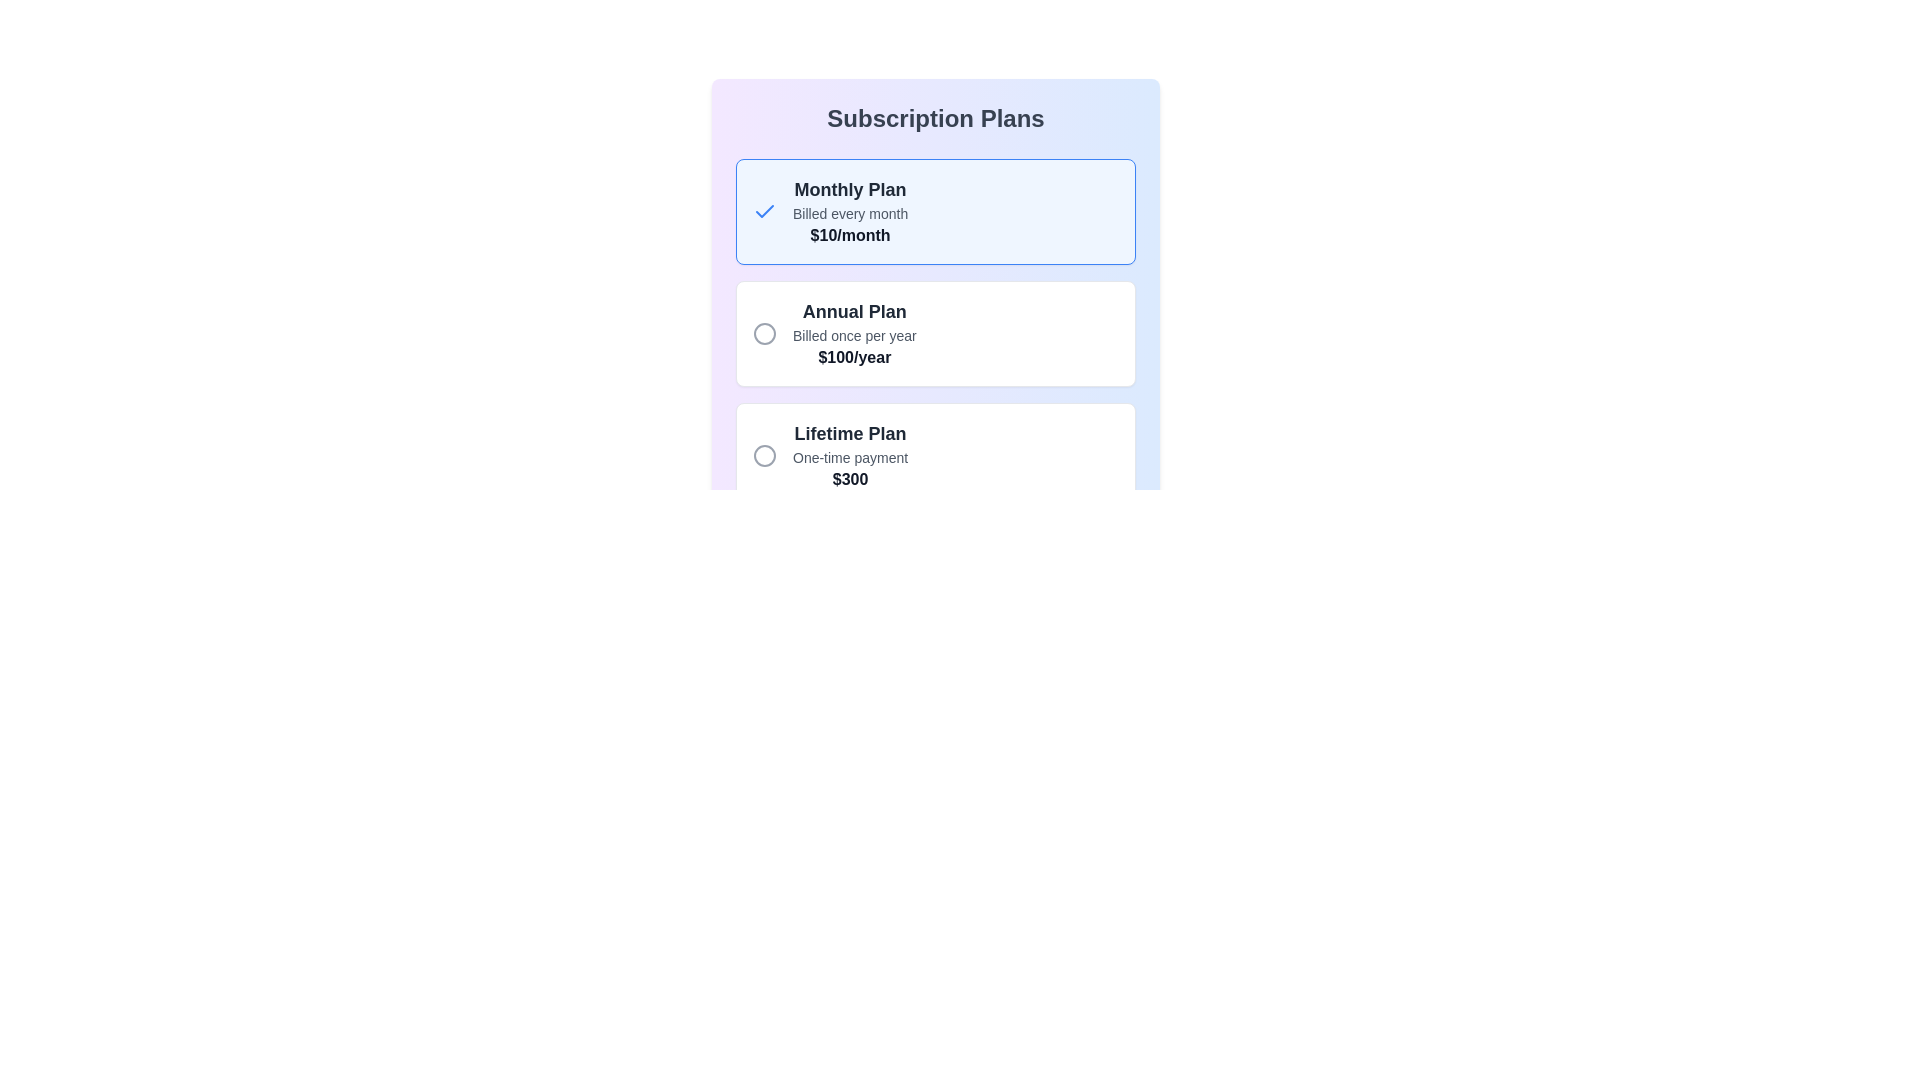 The height and width of the screenshot is (1080, 1920). I want to click on the text display that shows the cost of the 'Monthly Plan' subscription option, located under the 'Monthly Plan' section, below 'Billed every month', so click(850, 234).